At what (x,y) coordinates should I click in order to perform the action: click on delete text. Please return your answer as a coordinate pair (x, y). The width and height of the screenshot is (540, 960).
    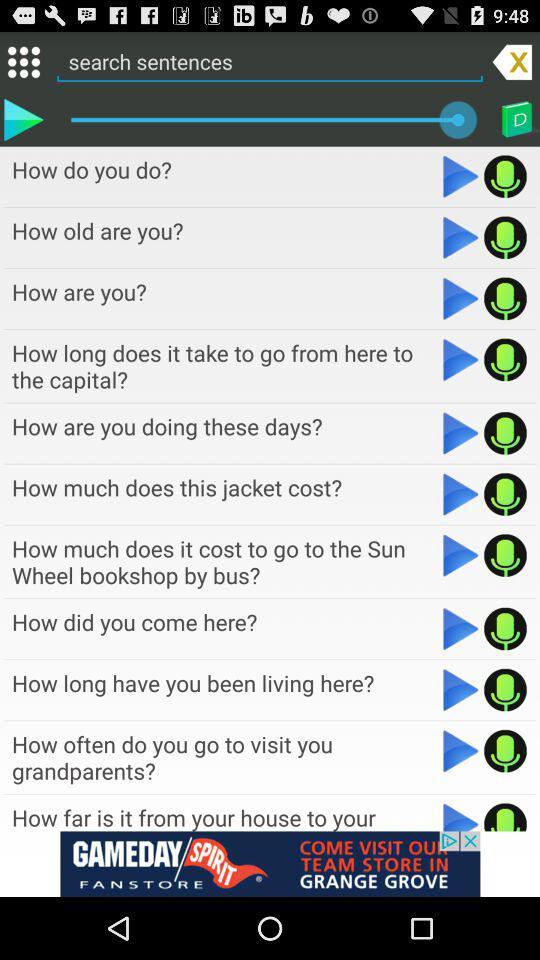
    Looking at the image, I should click on (512, 61).